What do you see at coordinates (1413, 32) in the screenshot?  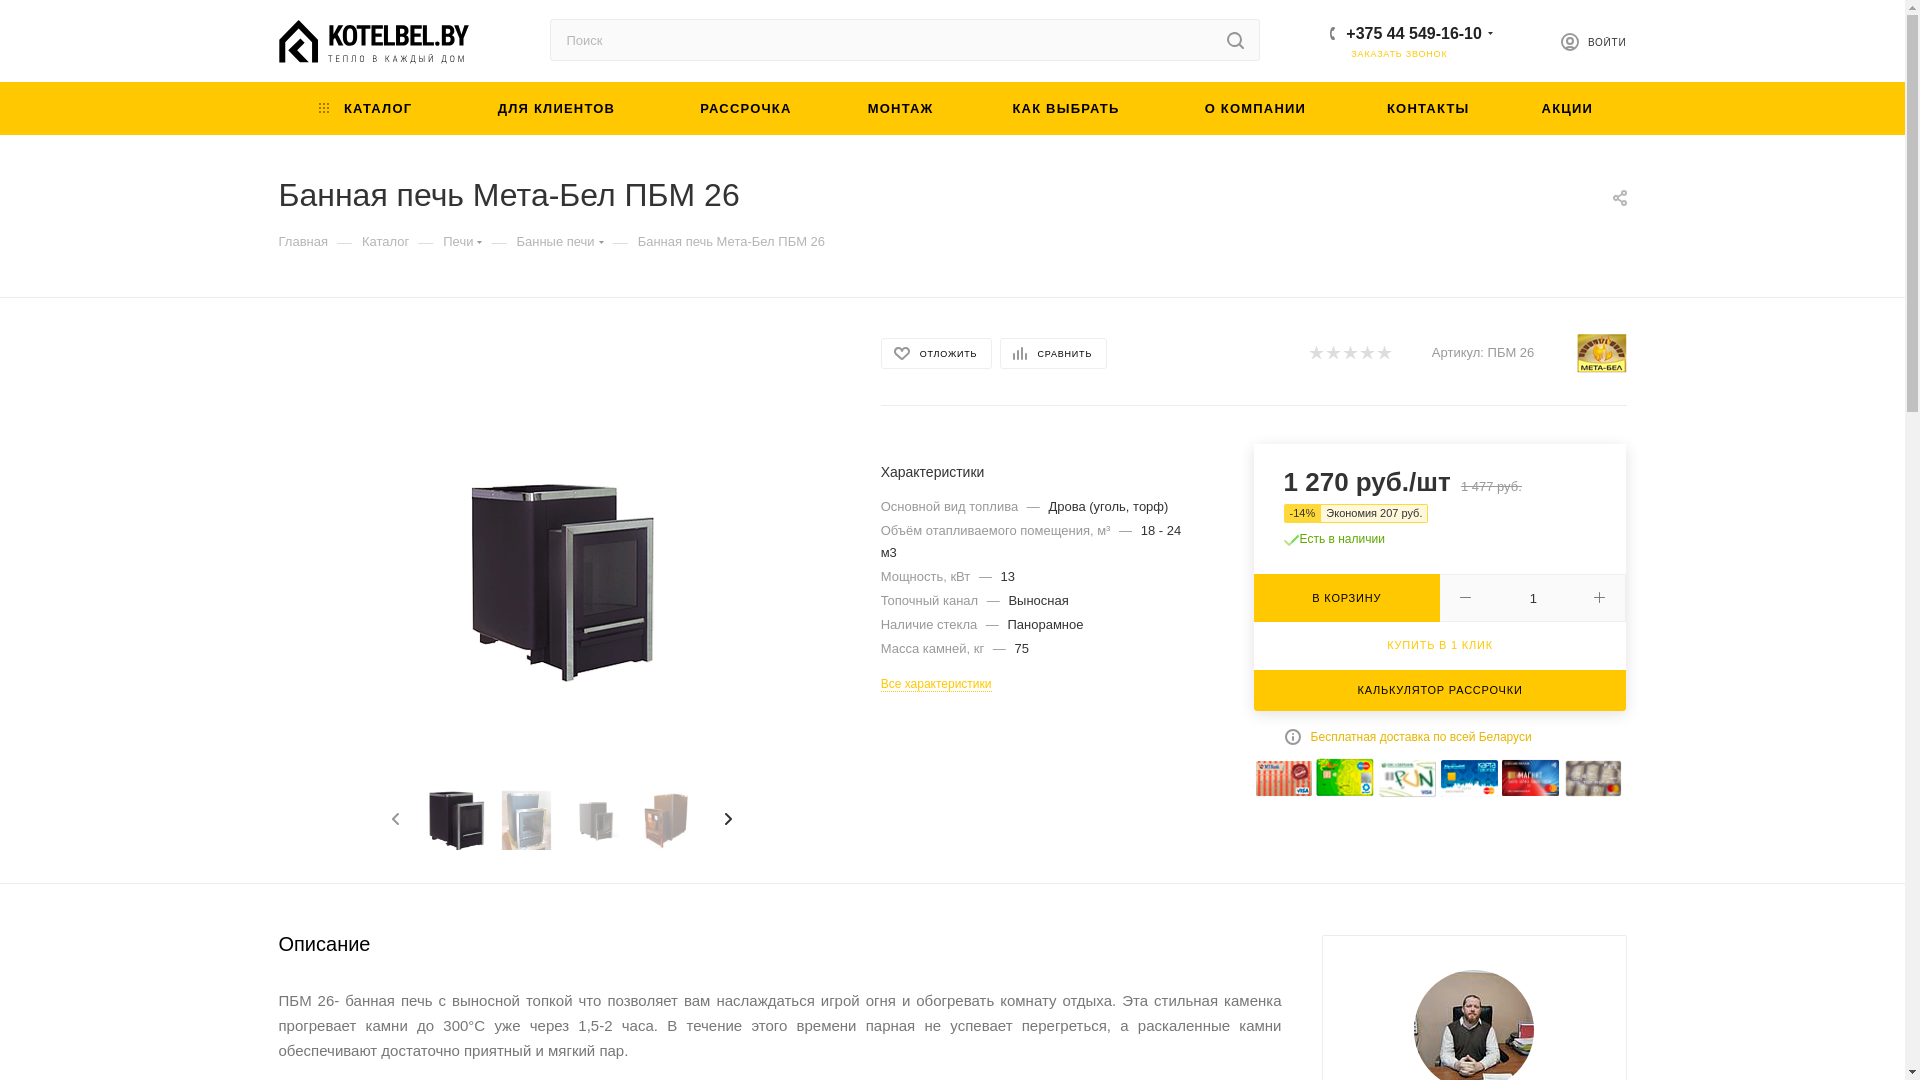 I see `'+375 44 549-16-10'` at bounding box center [1413, 32].